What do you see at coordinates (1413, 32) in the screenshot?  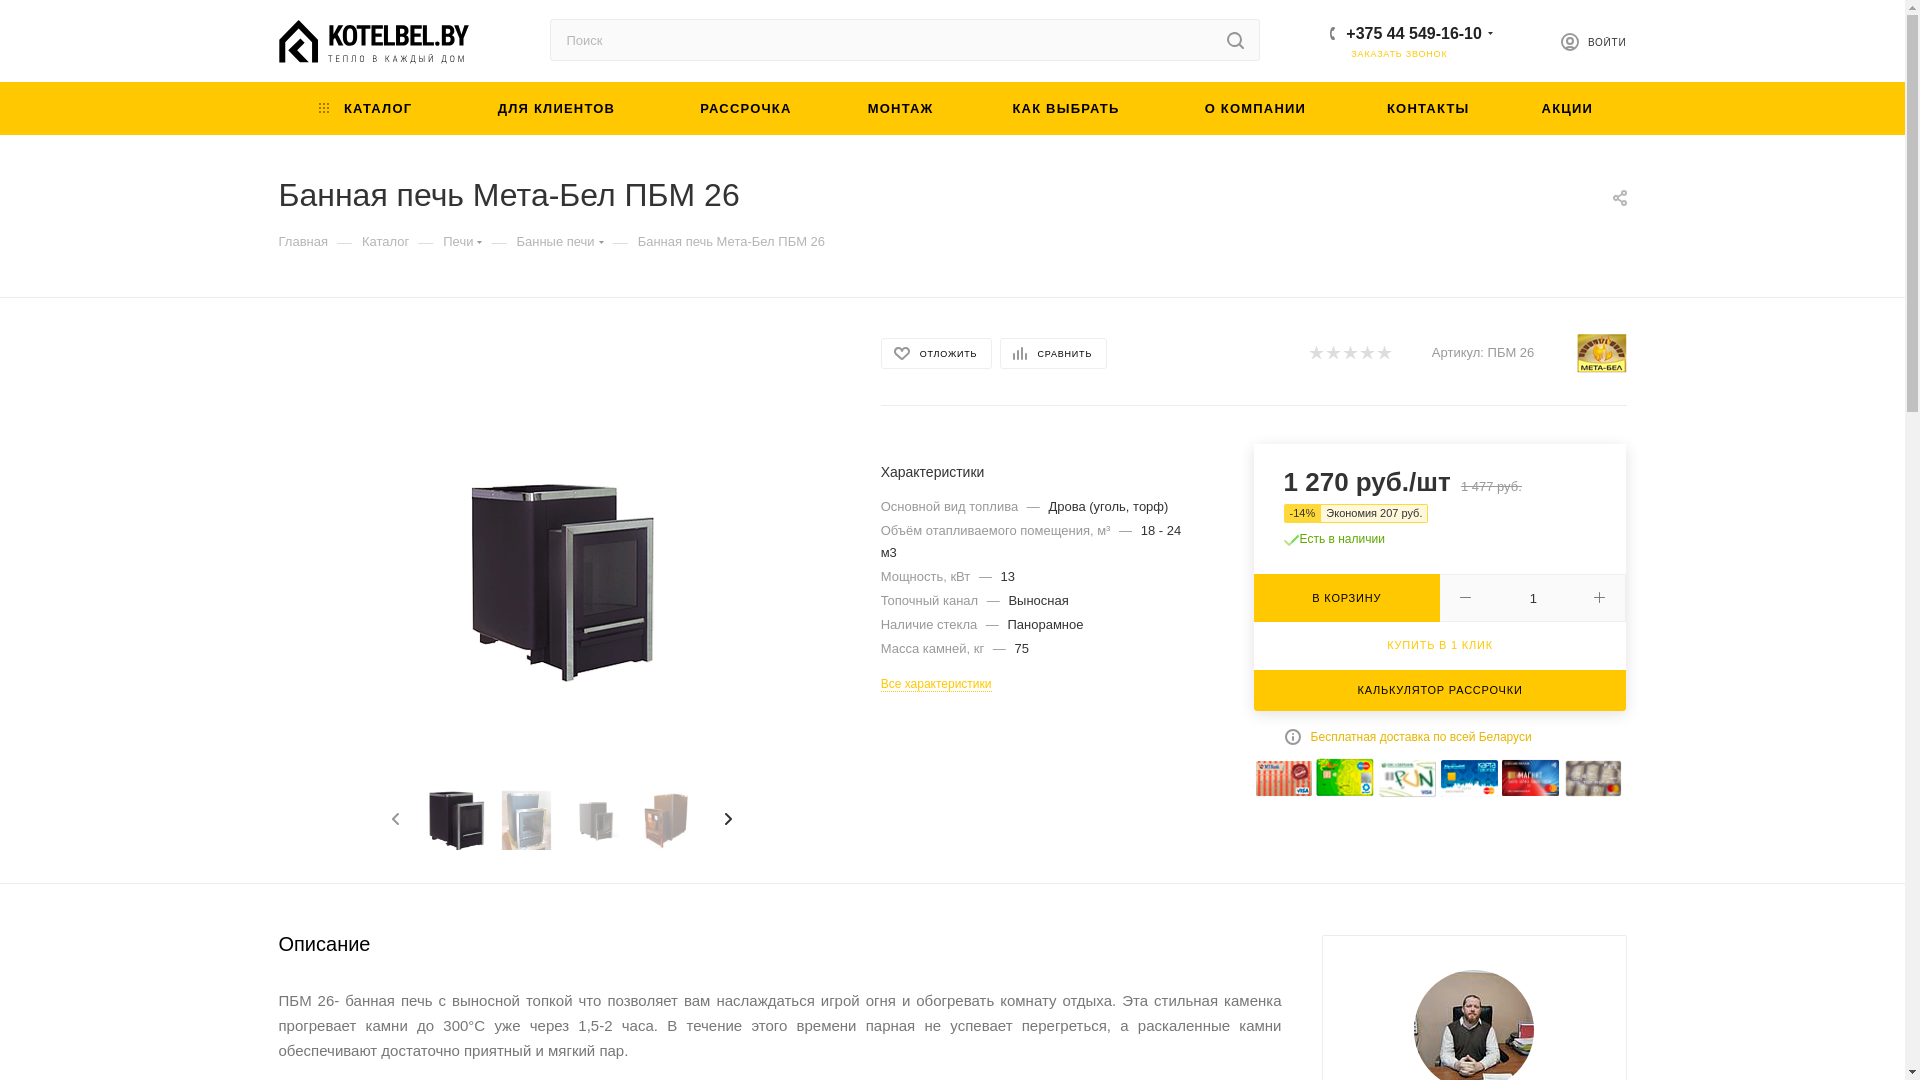 I see `'+375 44 549-16-10'` at bounding box center [1413, 32].